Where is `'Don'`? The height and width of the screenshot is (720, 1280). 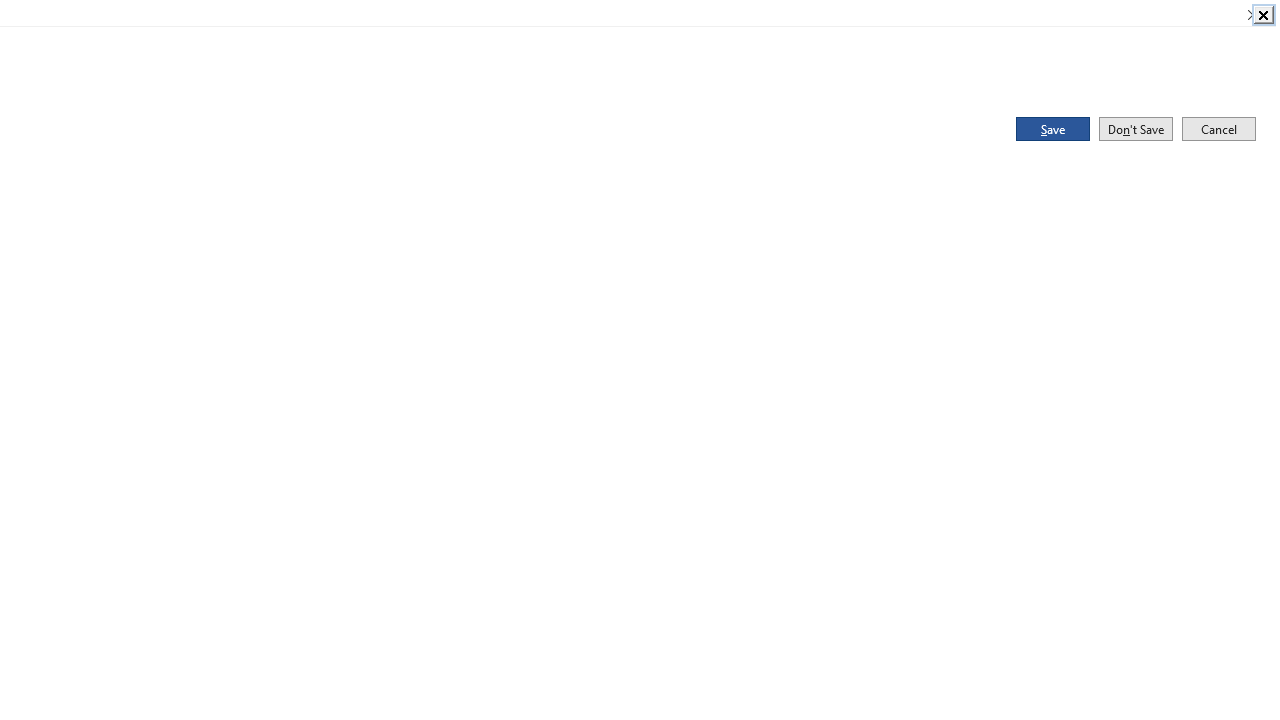 'Don' is located at coordinates (1136, 128).